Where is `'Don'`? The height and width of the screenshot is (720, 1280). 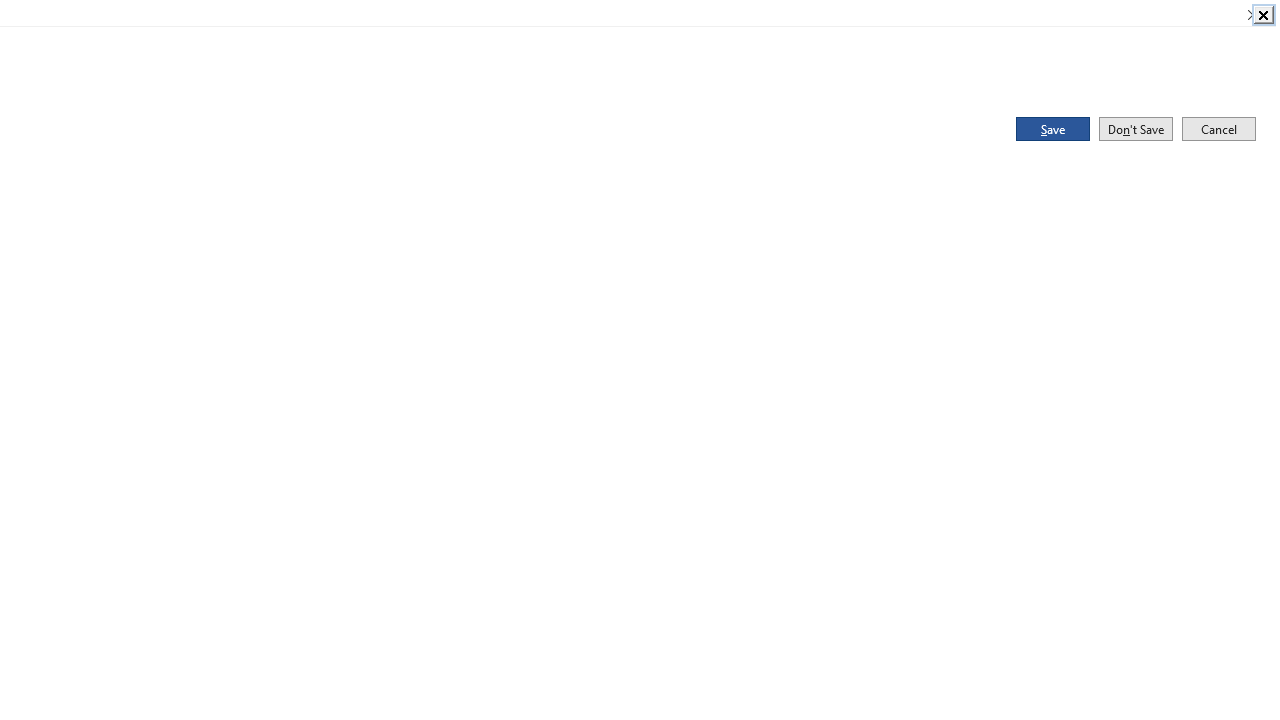 'Don' is located at coordinates (1136, 128).